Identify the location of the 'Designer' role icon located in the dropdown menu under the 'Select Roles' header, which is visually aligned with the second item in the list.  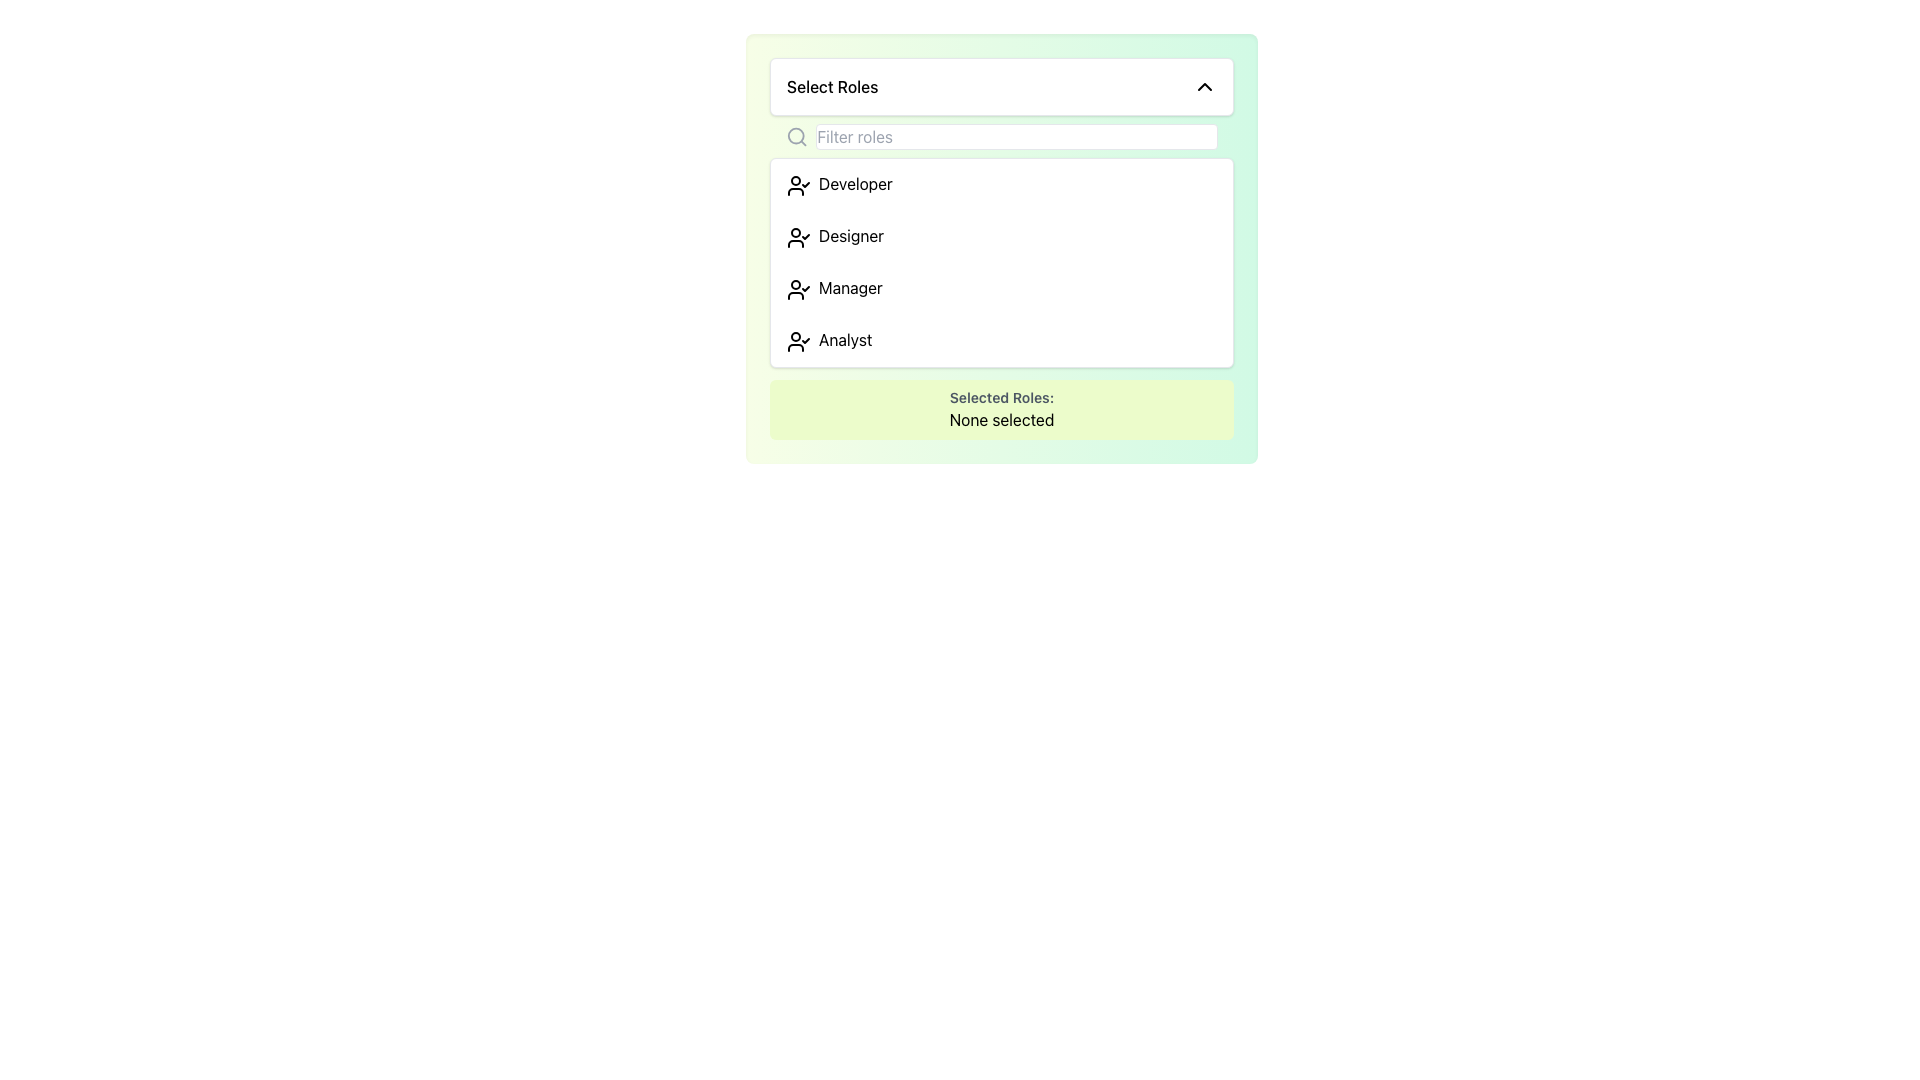
(797, 235).